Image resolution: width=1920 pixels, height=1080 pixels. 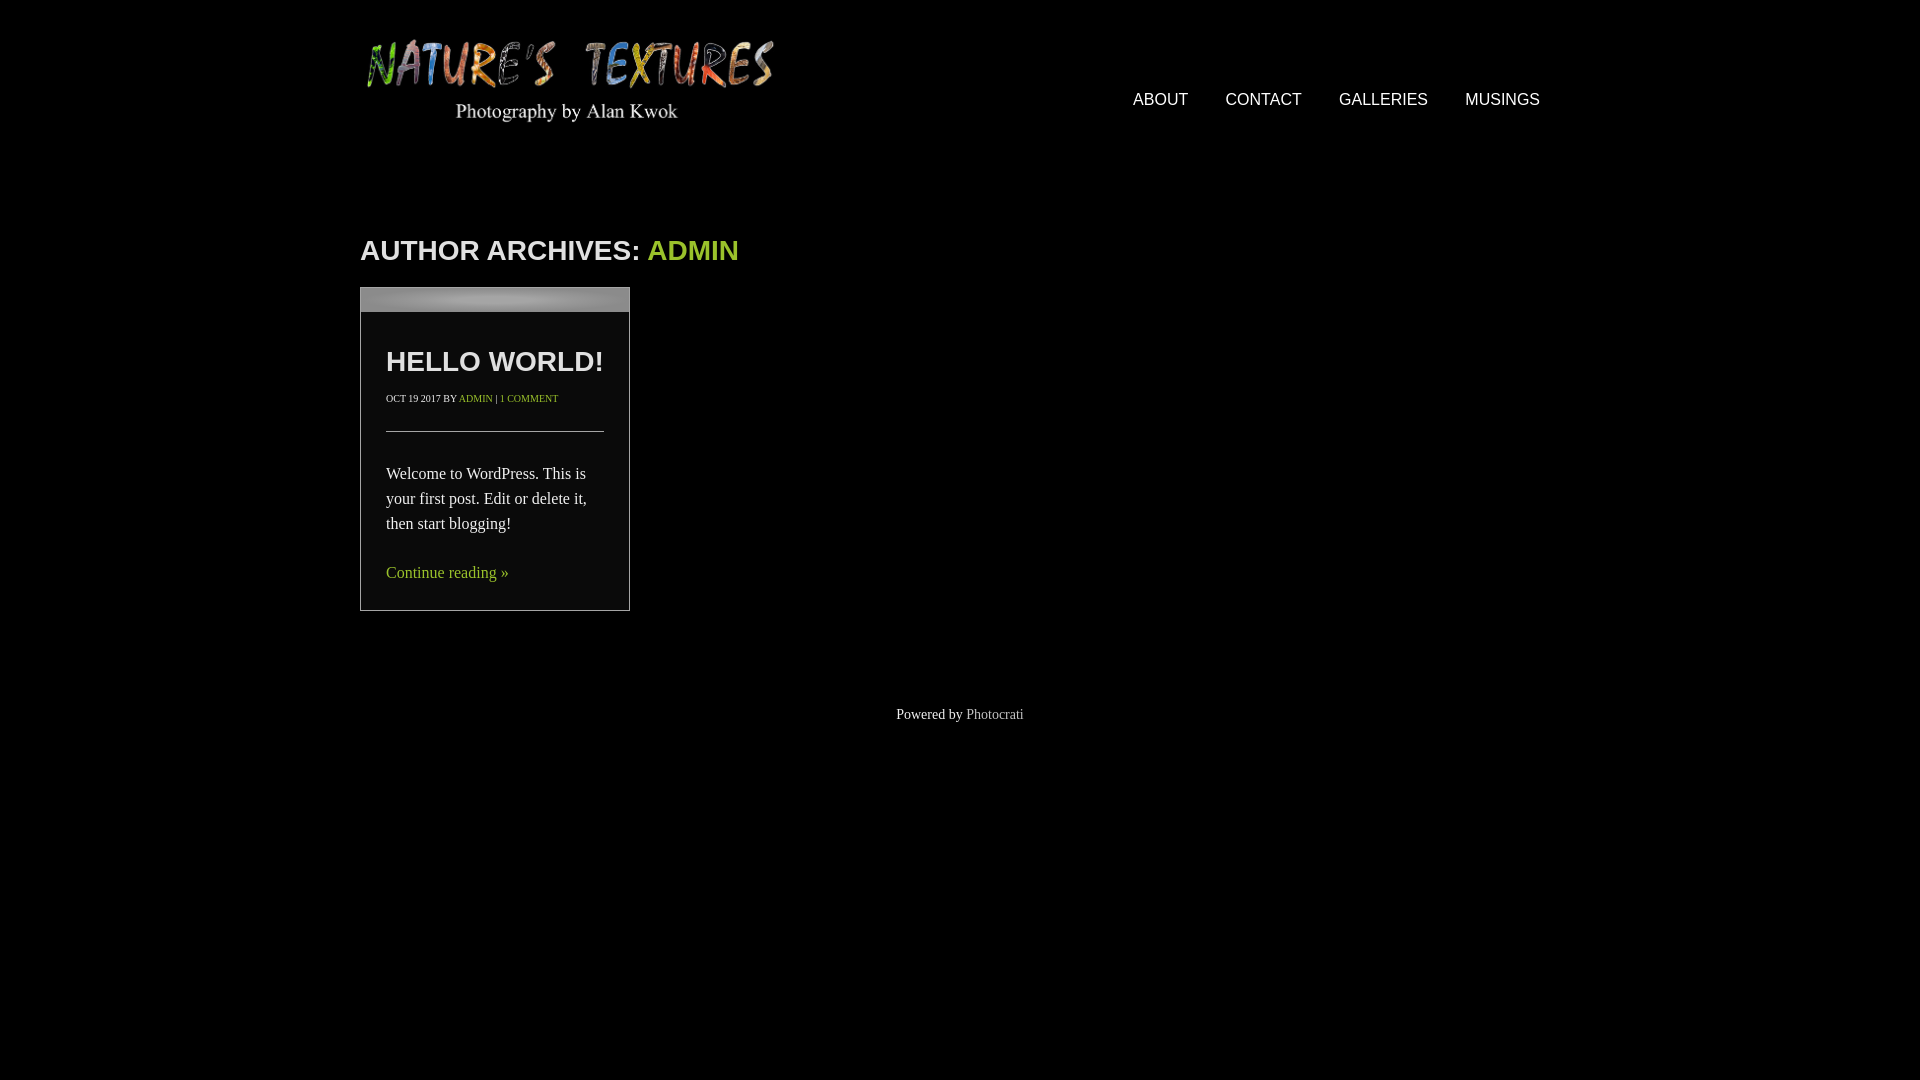 What do you see at coordinates (1382, 100) in the screenshot?
I see `'GALLERIES'` at bounding box center [1382, 100].